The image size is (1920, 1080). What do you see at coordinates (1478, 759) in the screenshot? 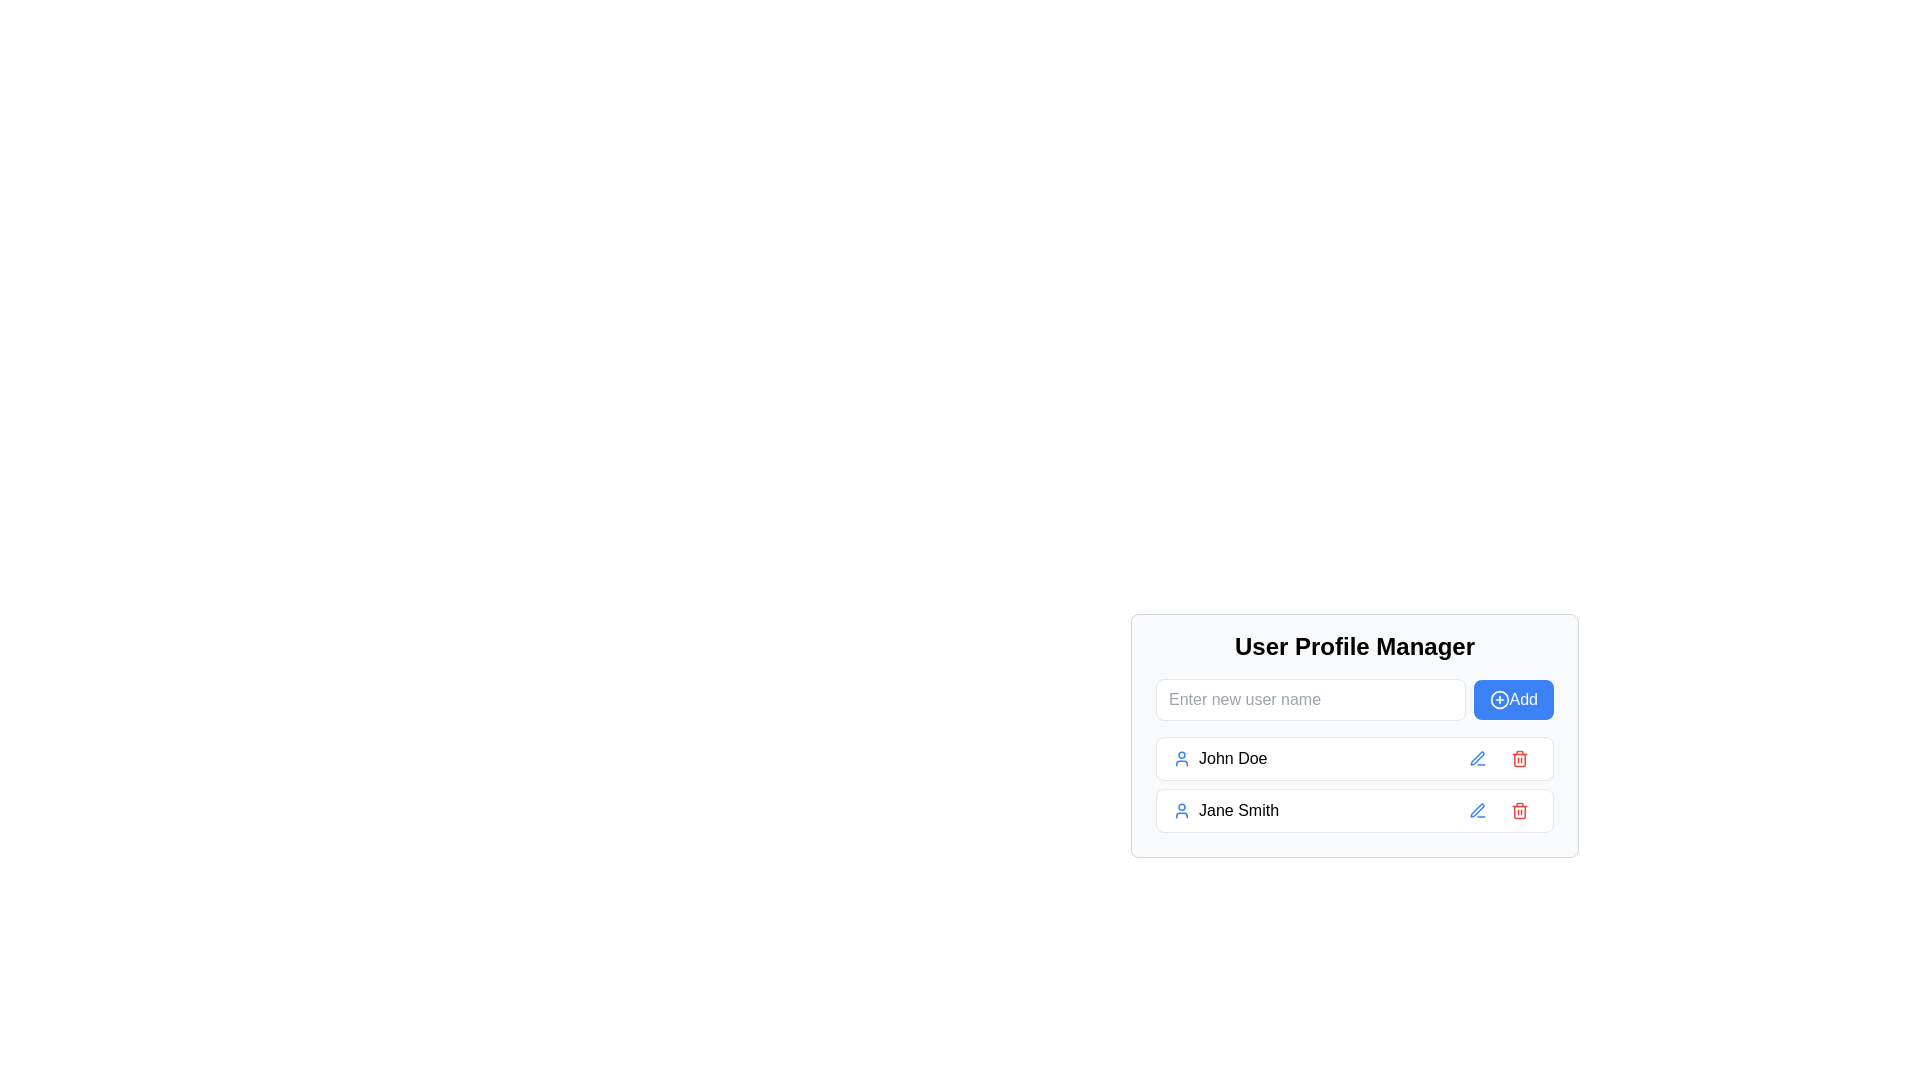
I see `the edit icon button associated with the user 'John Doe'` at bounding box center [1478, 759].